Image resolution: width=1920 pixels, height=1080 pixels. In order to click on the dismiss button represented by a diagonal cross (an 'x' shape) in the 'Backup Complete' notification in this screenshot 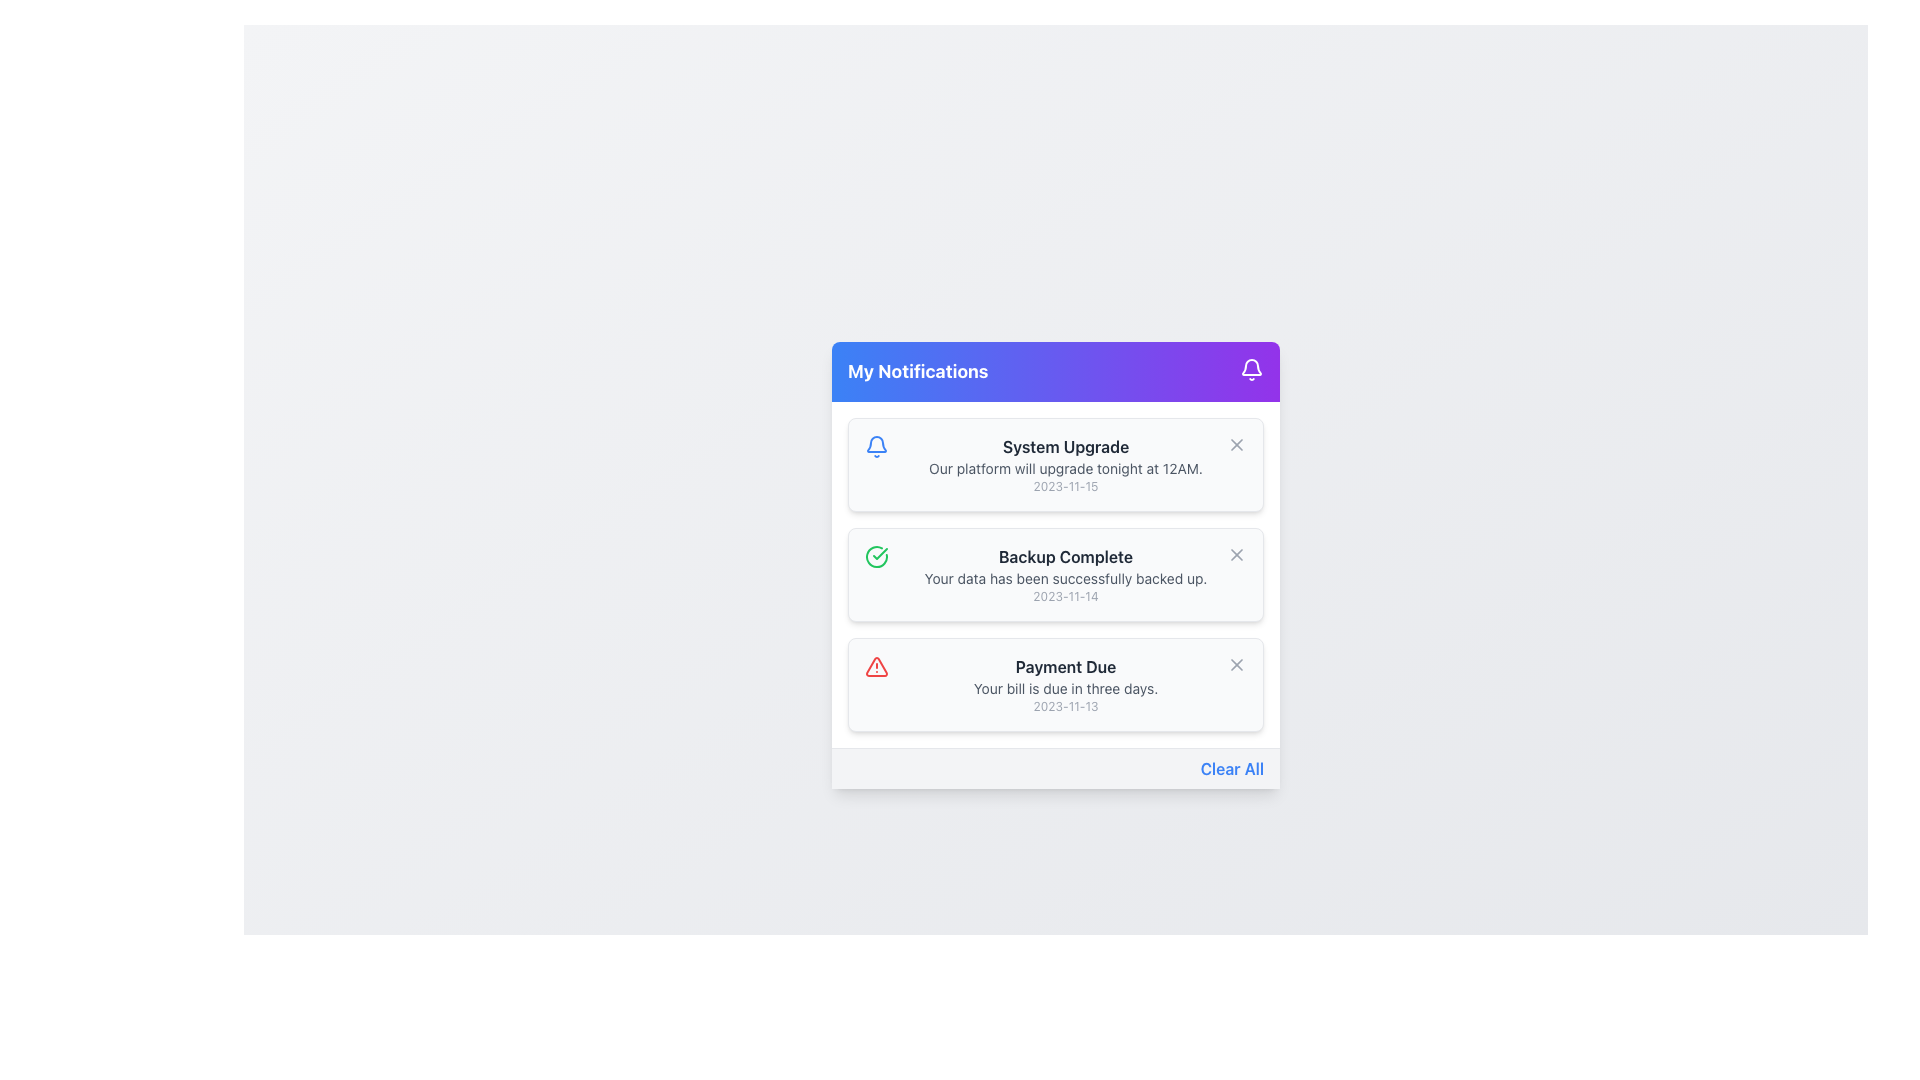, I will do `click(1236, 663)`.